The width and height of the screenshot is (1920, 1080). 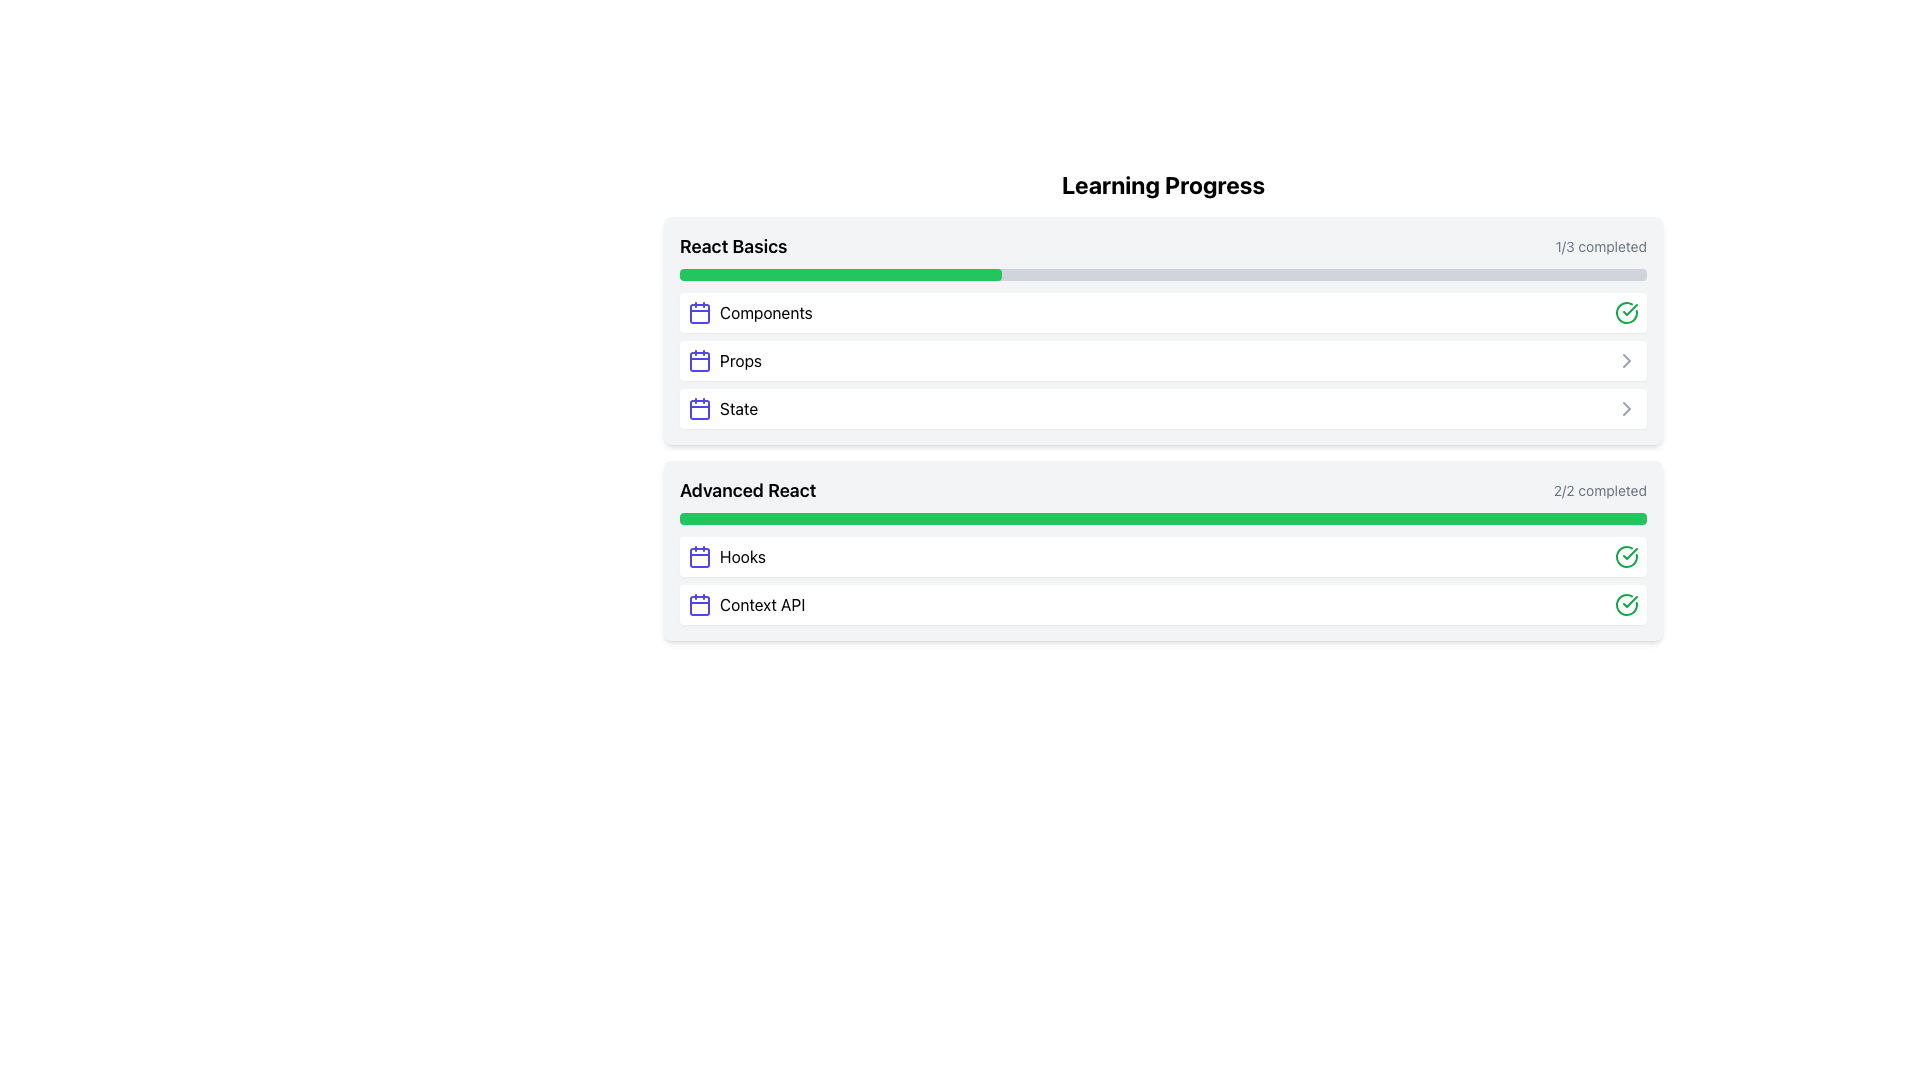 What do you see at coordinates (732, 245) in the screenshot?
I see `text content of the 'React Basics' title label located at the top-left corner of the first section, which is near the green progress bar` at bounding box center [732, 245].